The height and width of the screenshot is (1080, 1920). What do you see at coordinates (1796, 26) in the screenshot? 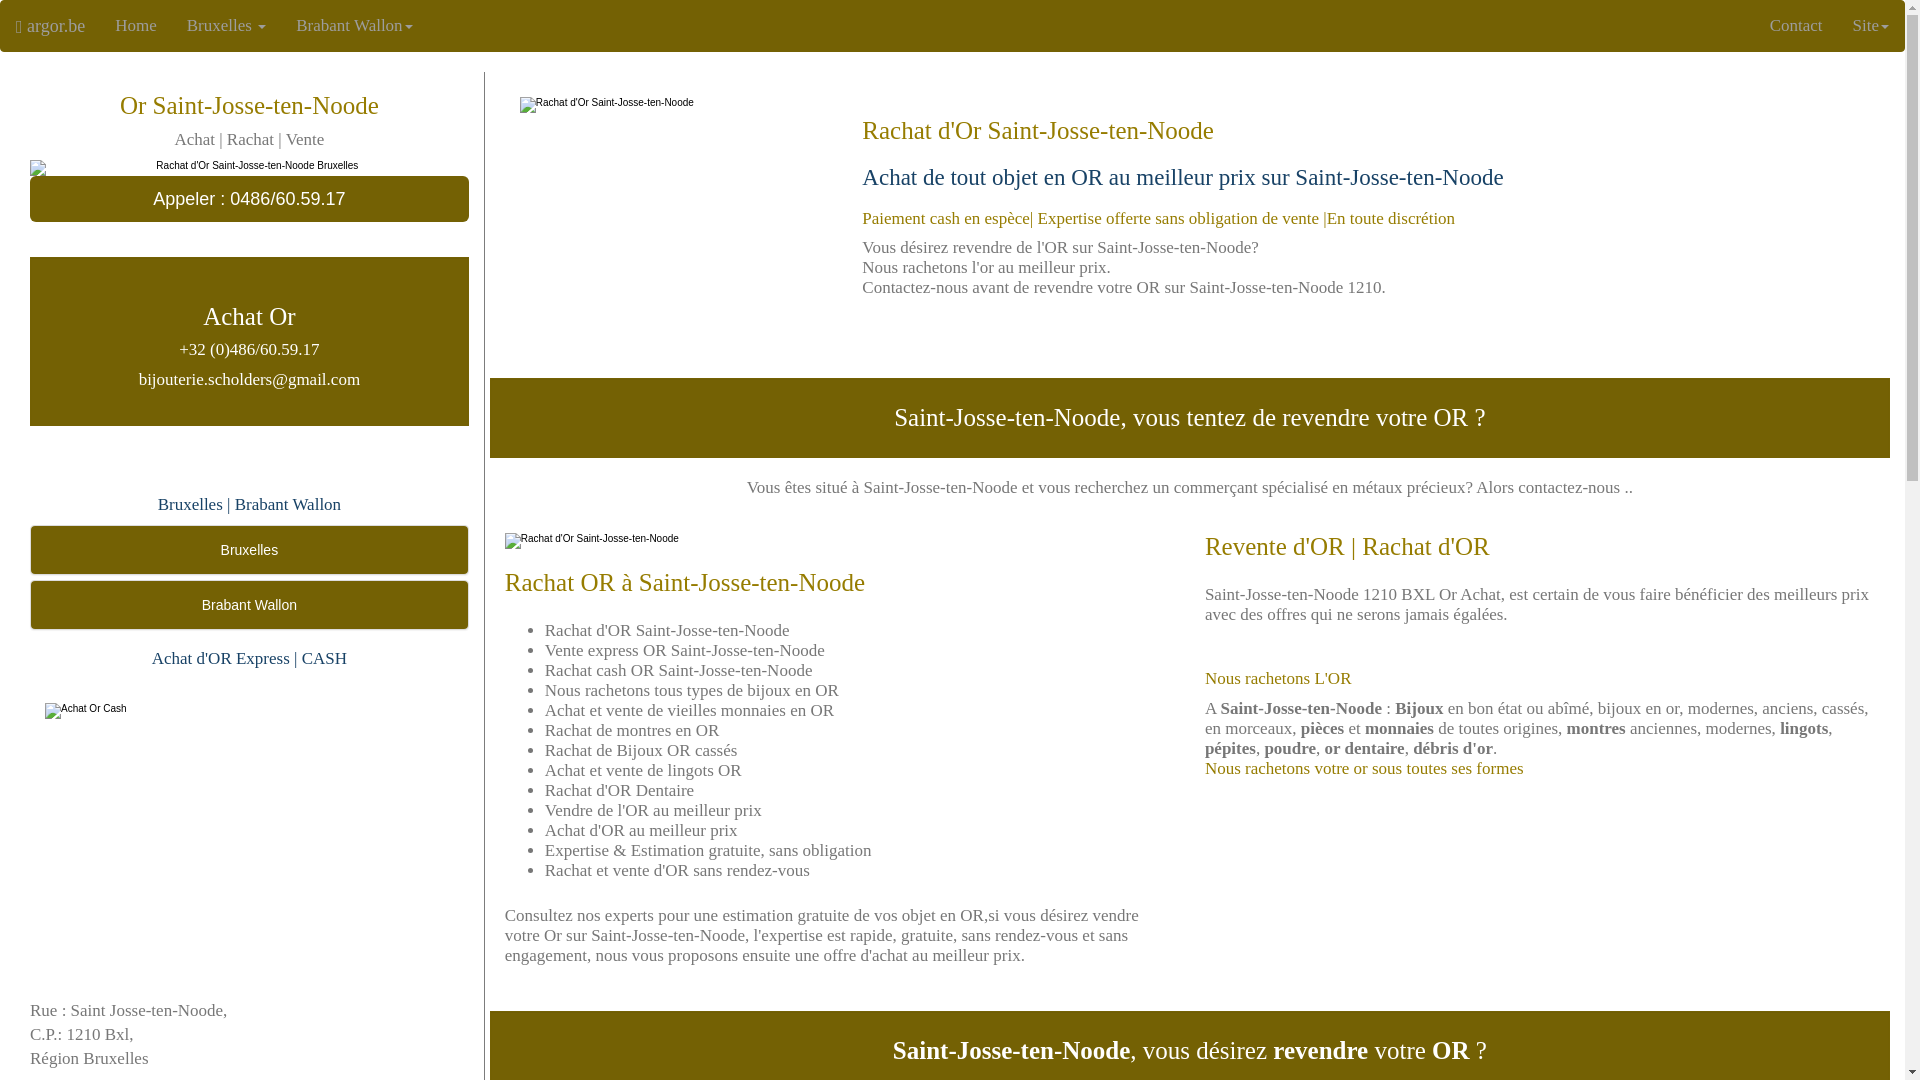
I see `'Contact'` at bounding box center [1796, 26].